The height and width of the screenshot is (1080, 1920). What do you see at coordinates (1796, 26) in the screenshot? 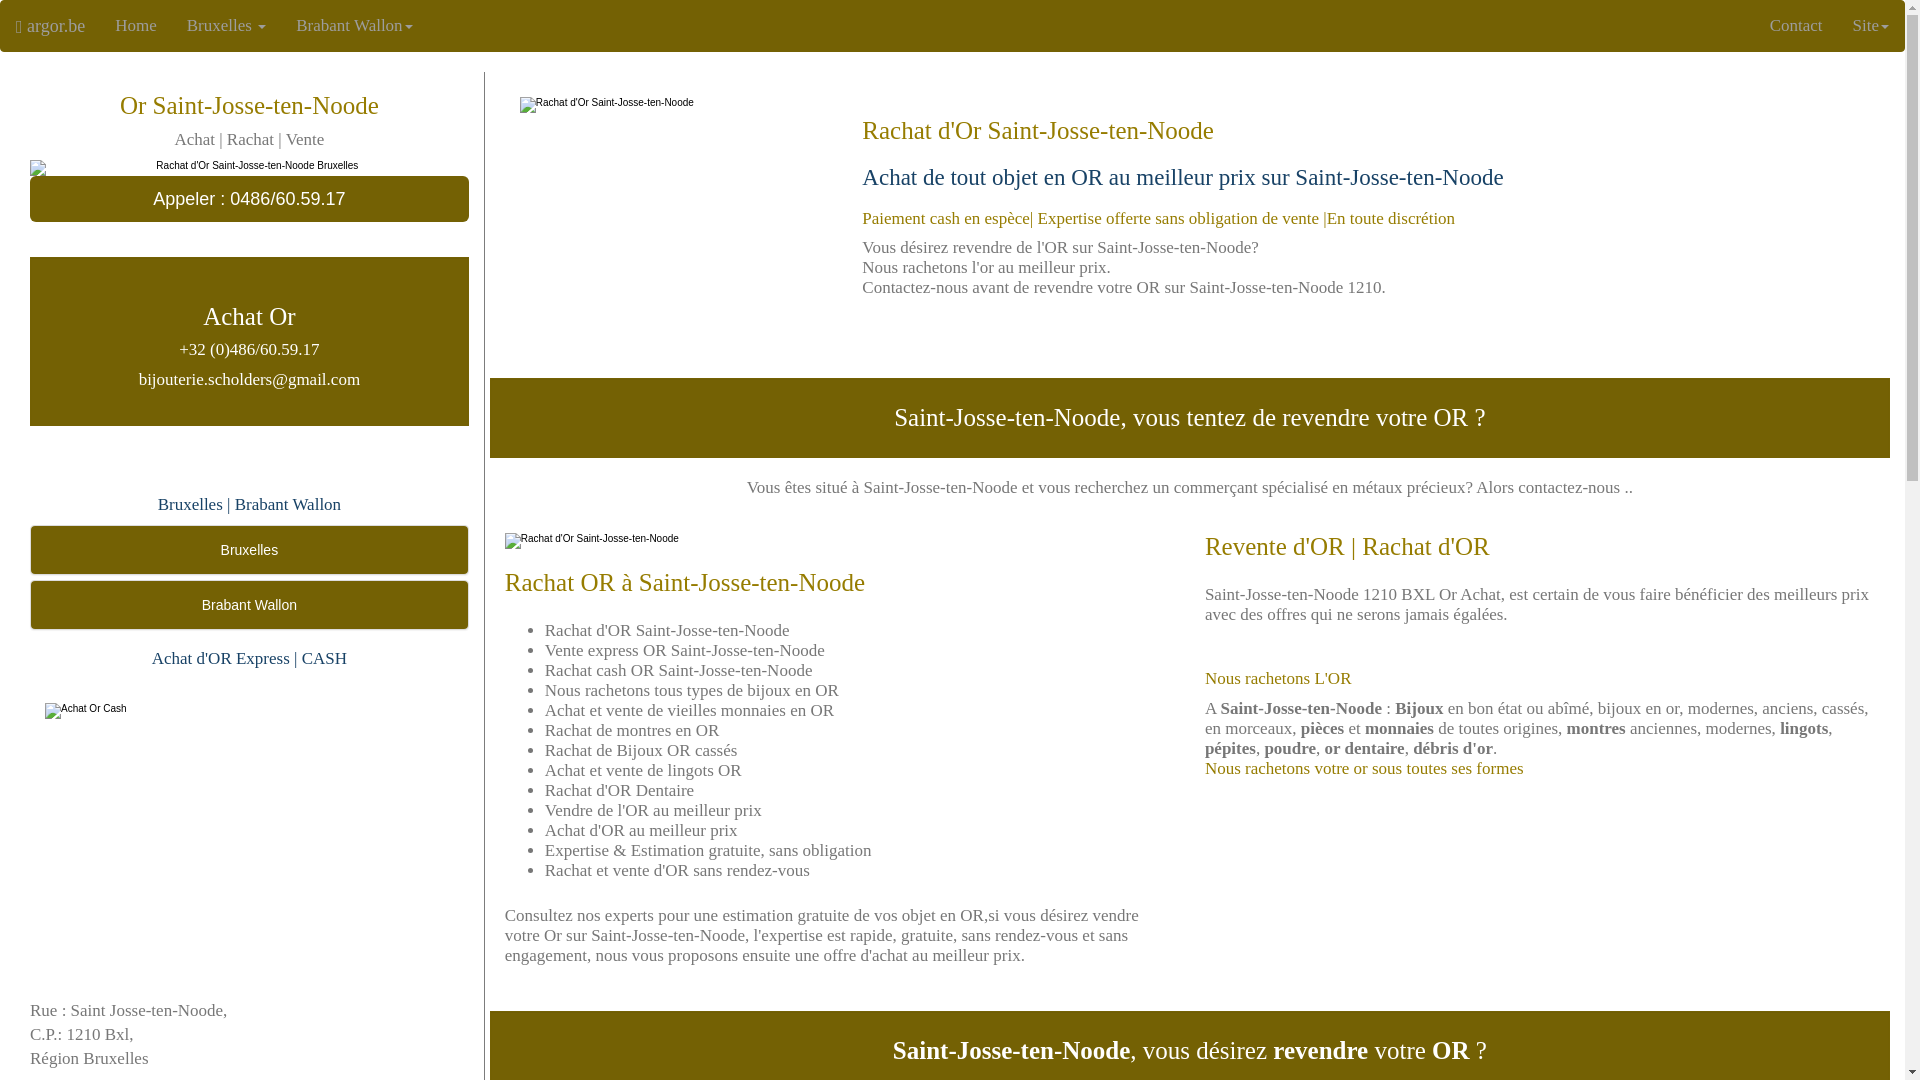
I see `'Contact'` at bounding box center [1796, 26].